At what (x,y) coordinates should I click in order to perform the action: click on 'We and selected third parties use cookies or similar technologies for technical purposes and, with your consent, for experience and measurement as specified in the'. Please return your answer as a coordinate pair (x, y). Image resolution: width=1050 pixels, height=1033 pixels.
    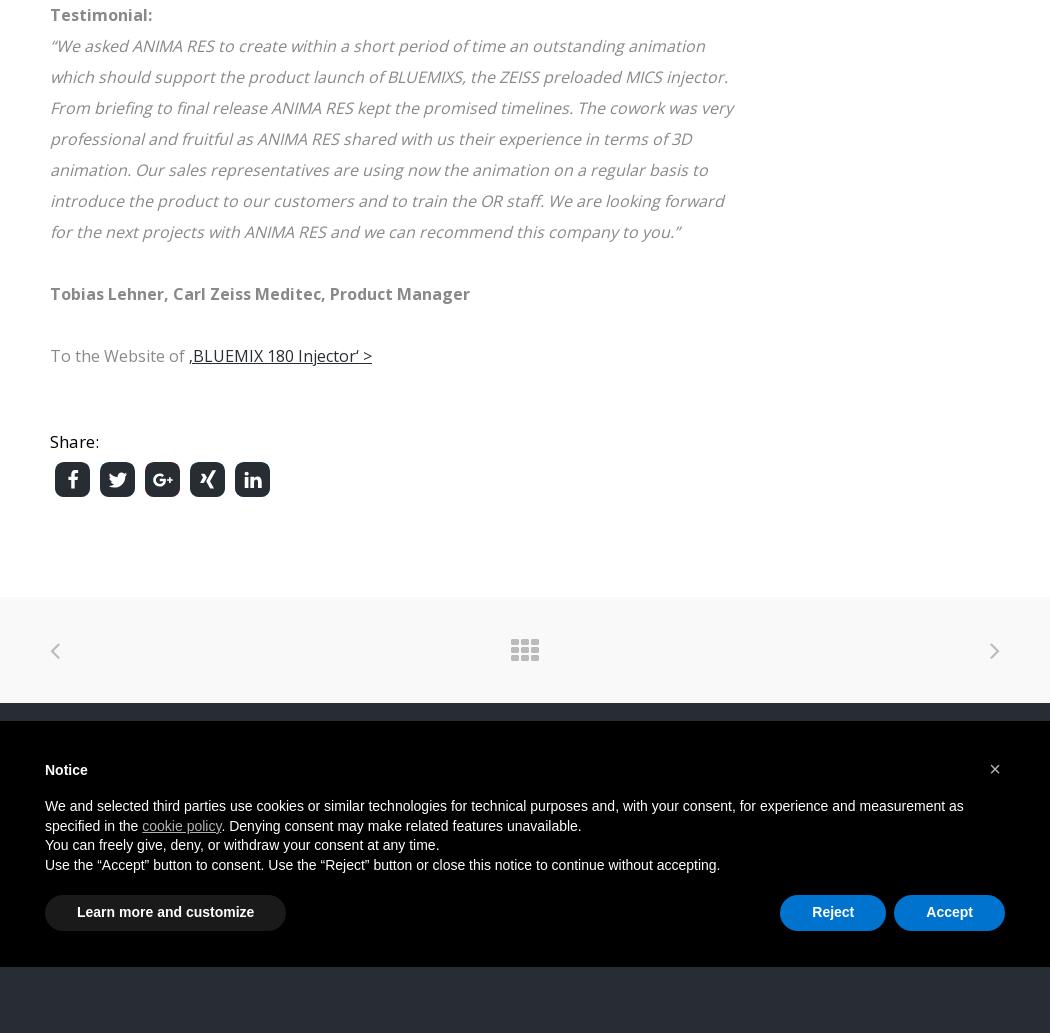
    Looking at the image, I should click on (503, 815).